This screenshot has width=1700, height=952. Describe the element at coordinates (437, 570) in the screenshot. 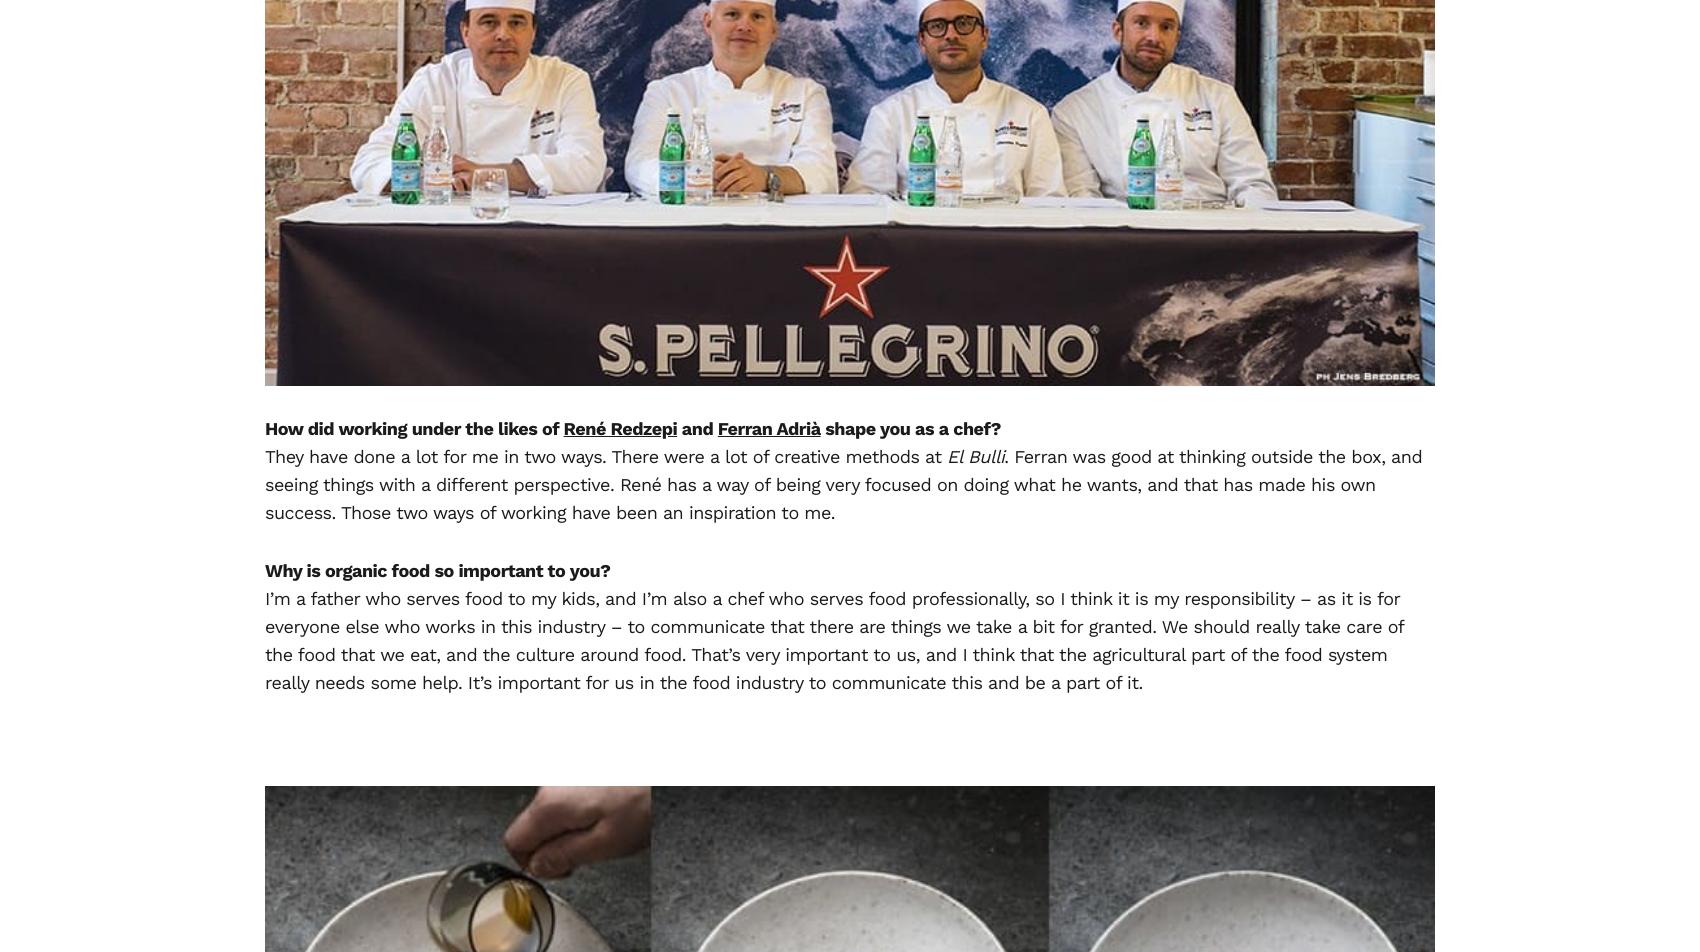

I see `'Why is organic food so important to you?'` at that location.